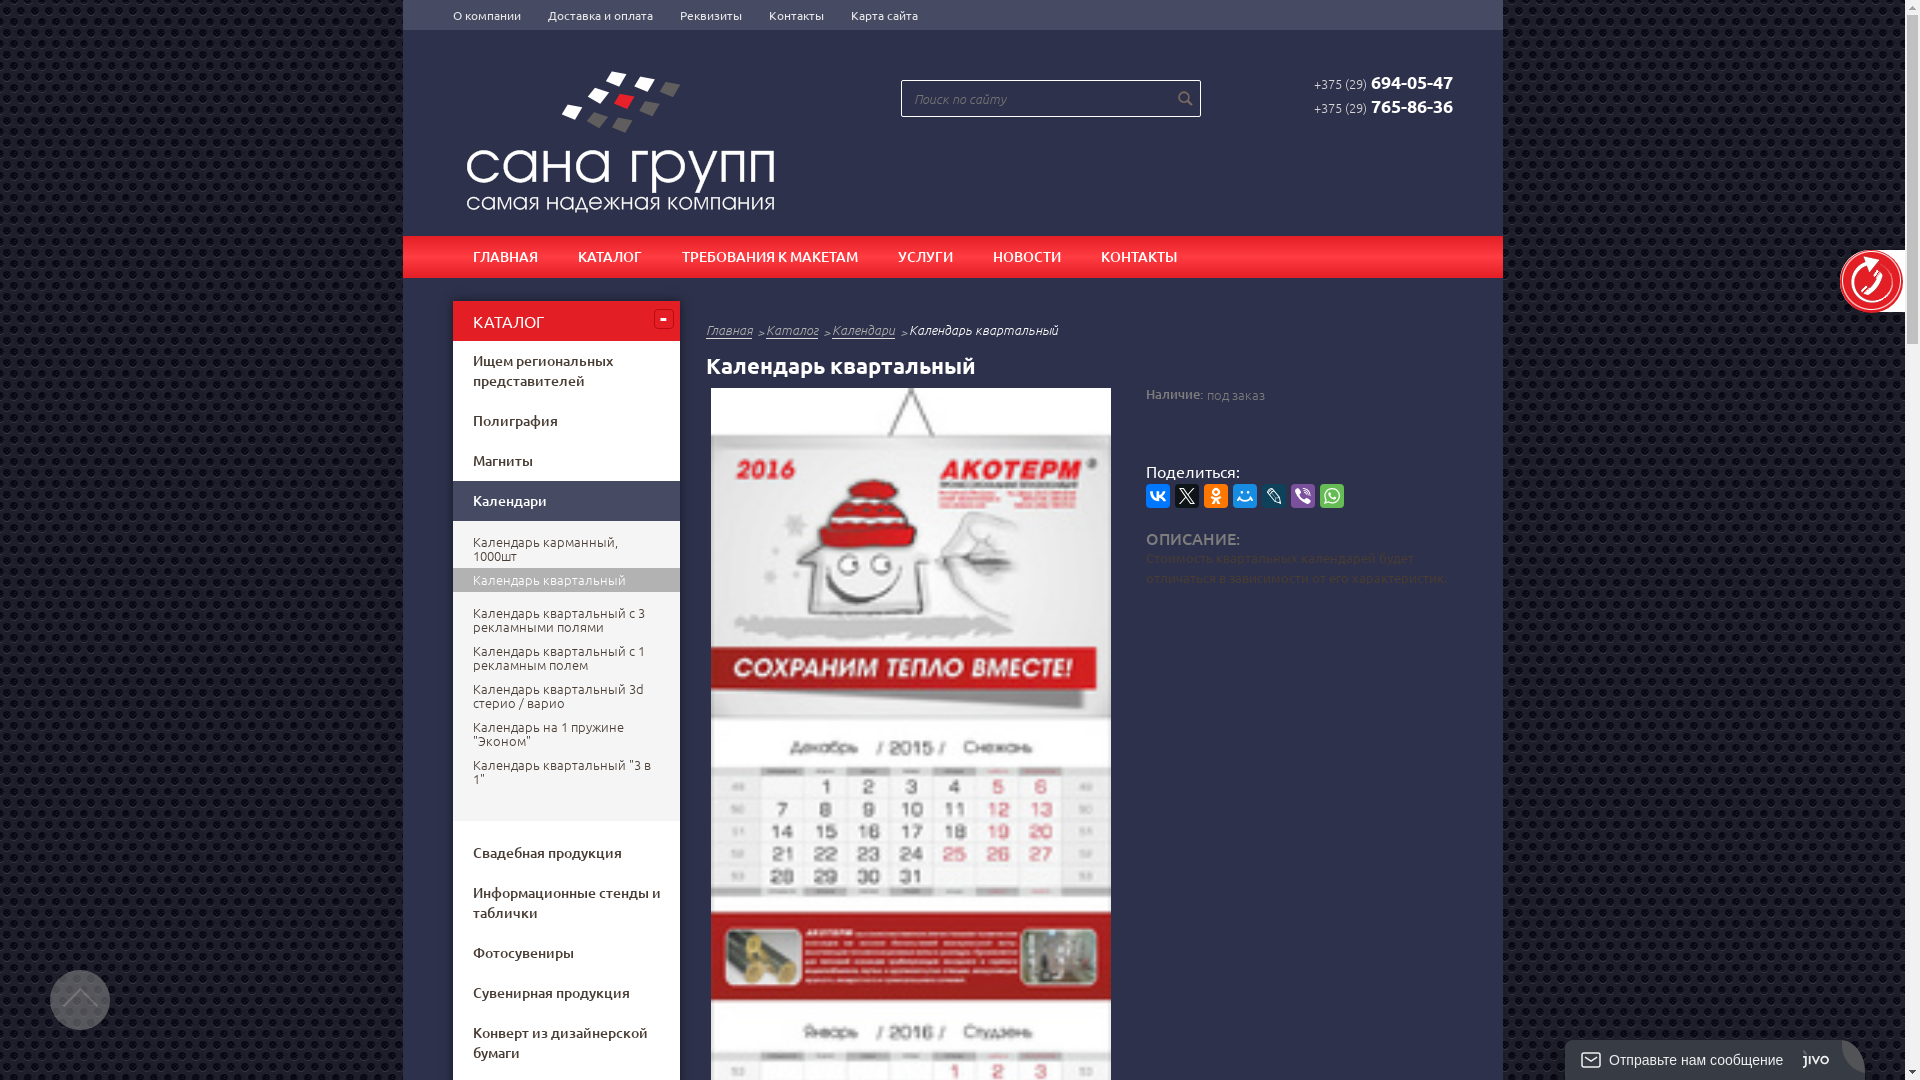  I want to click on 'WhatsApp', so click(1331, 495).